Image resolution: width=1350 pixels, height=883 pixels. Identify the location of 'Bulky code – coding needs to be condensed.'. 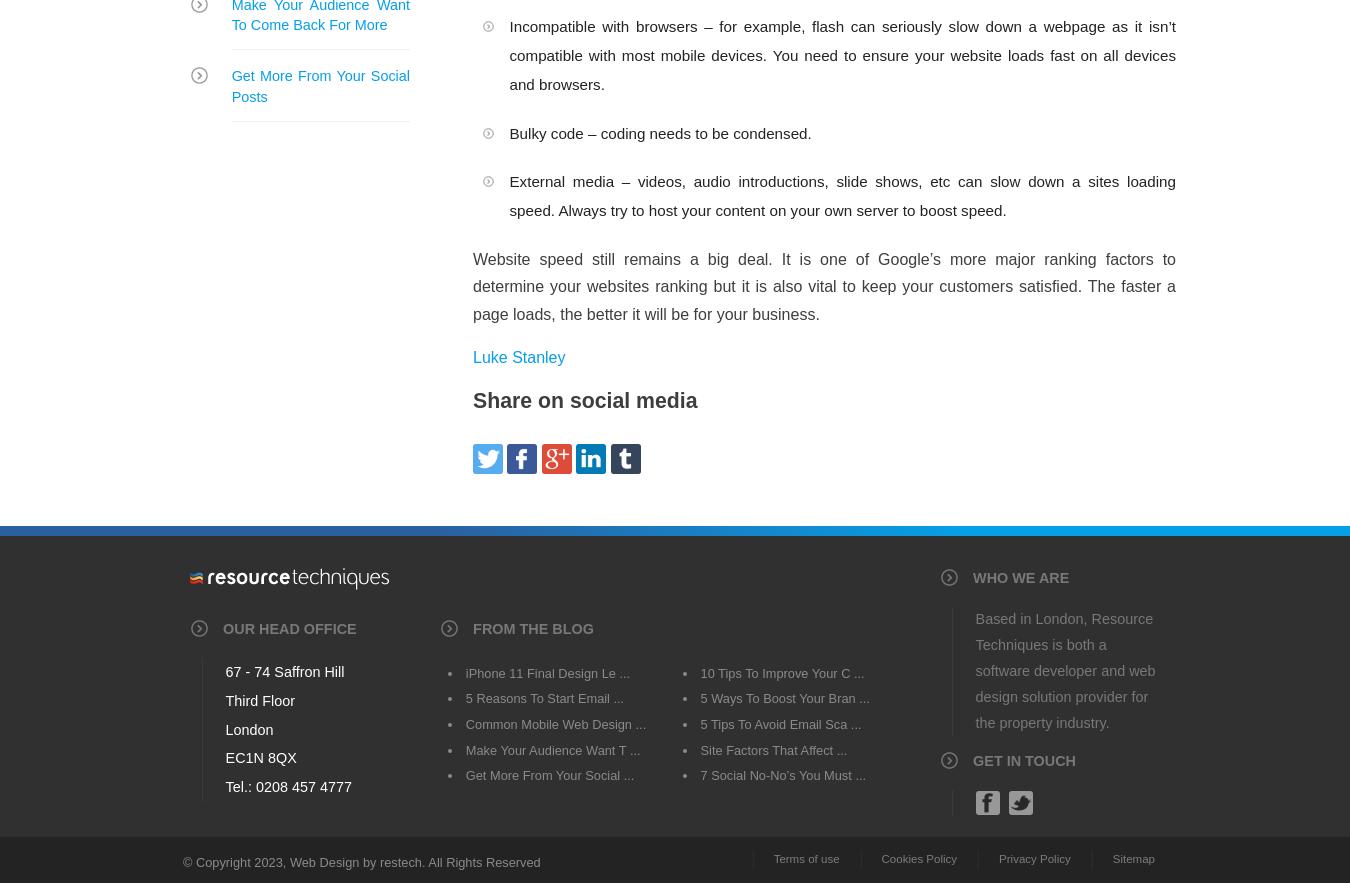
(660, 131).